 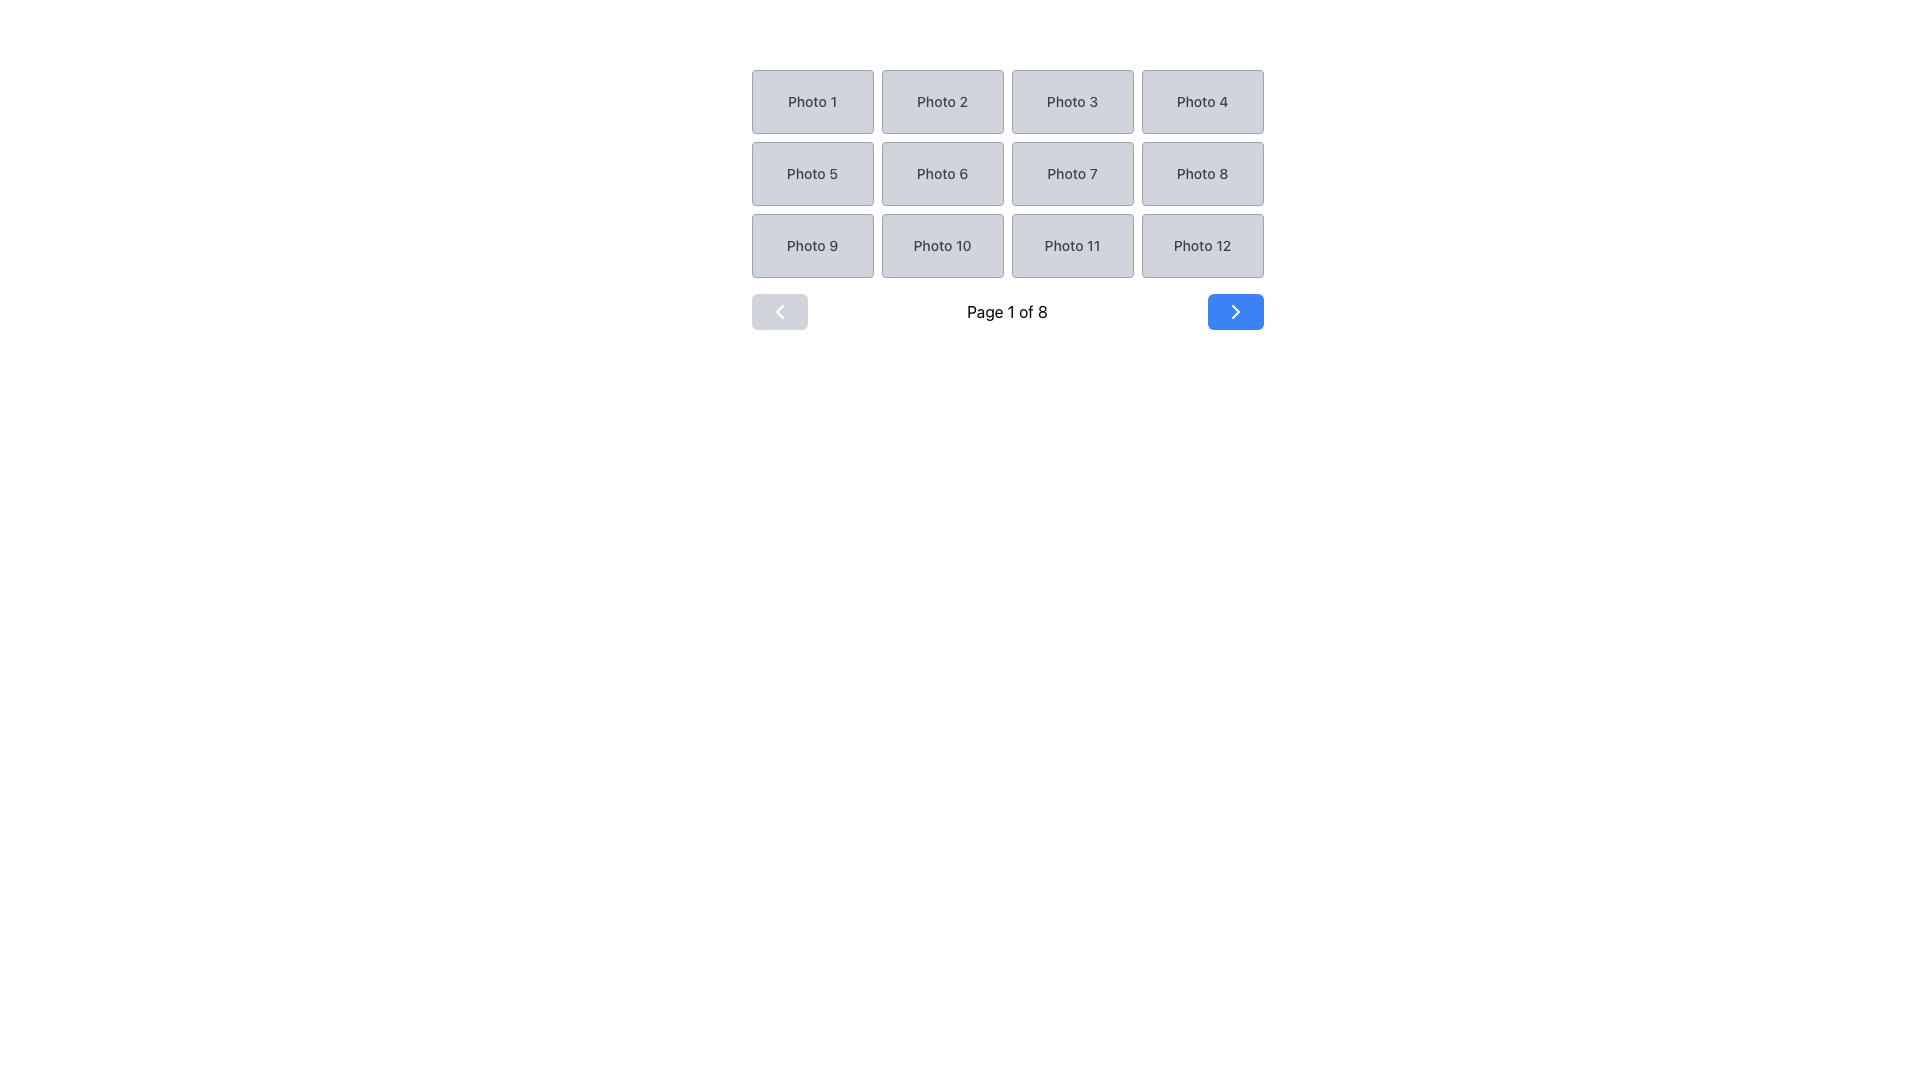 What do you see at coordinates (1201, 101) in the screenshot?
I see `the Button-like text element labeled 'Photo 4', positioned in the first row and fourth column of the grid` at bounding box center [1201, 101].